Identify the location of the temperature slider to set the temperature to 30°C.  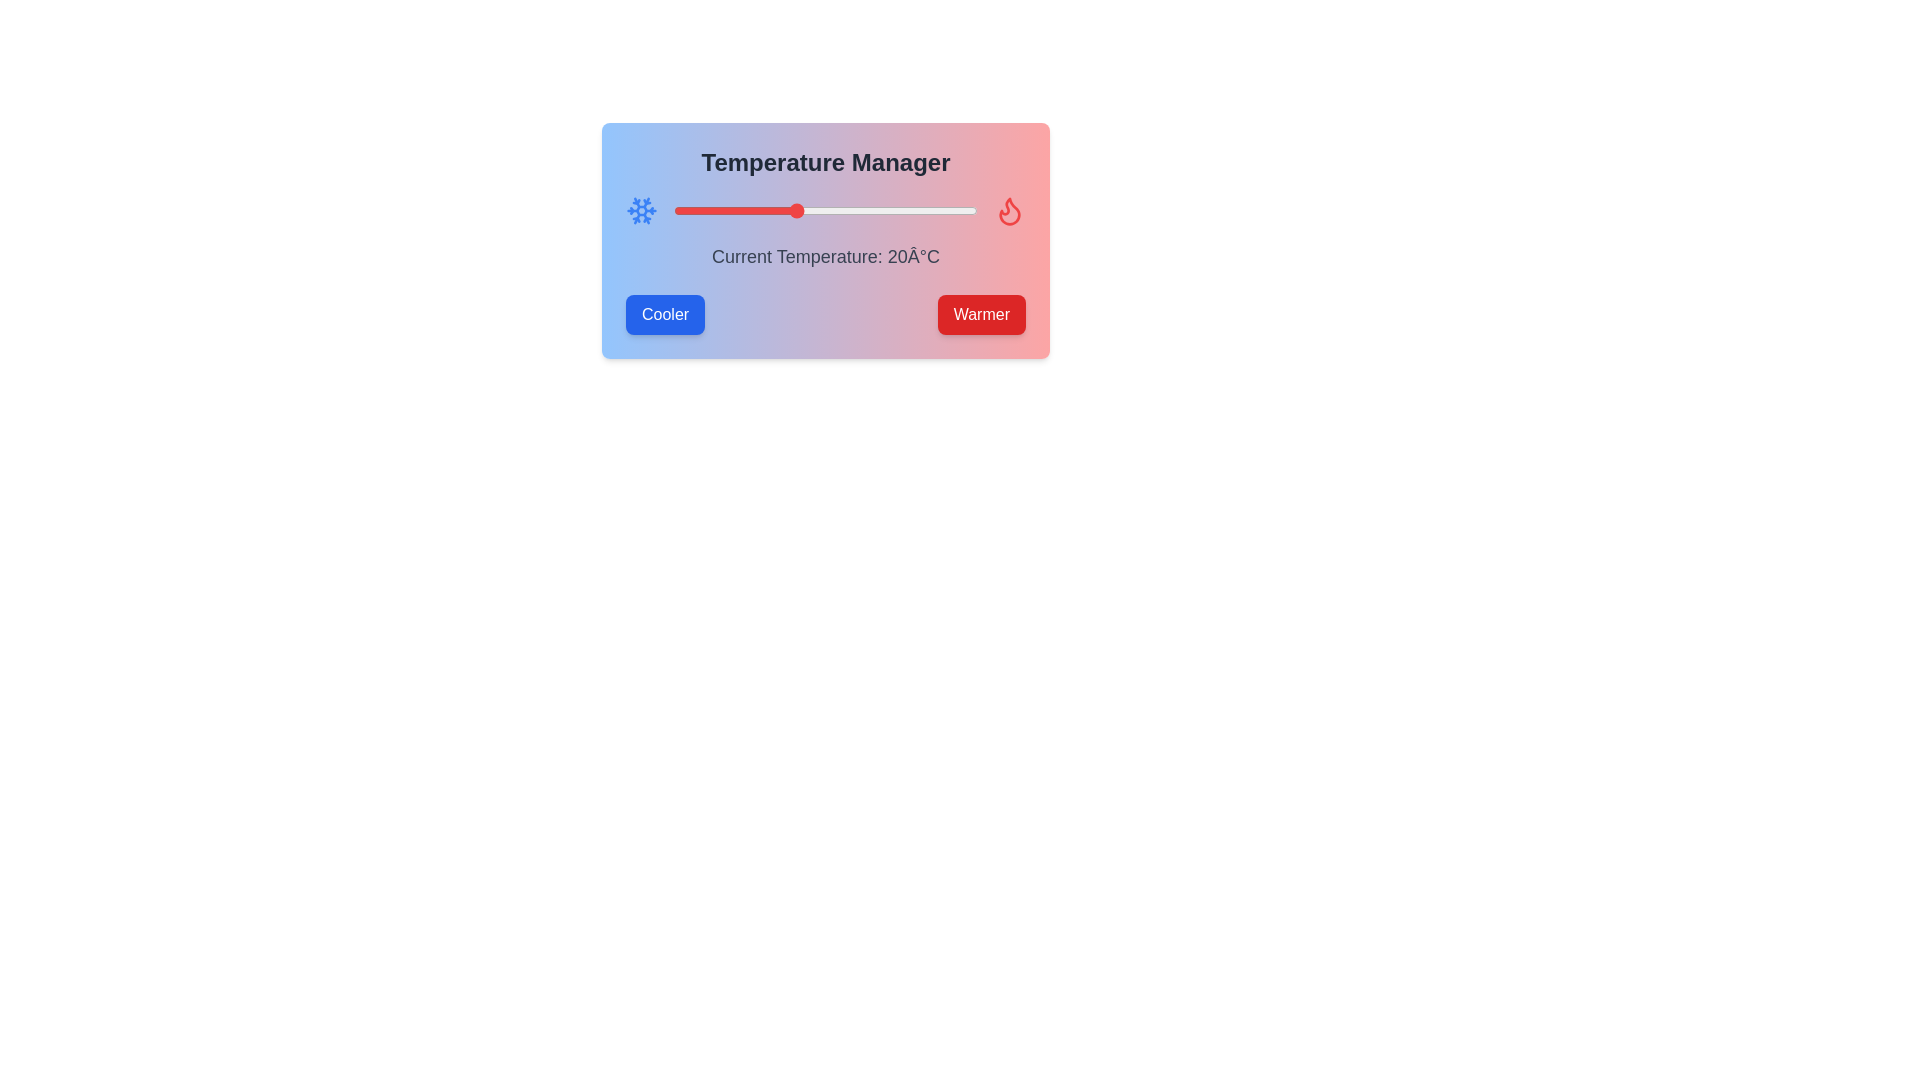
(856, 211).